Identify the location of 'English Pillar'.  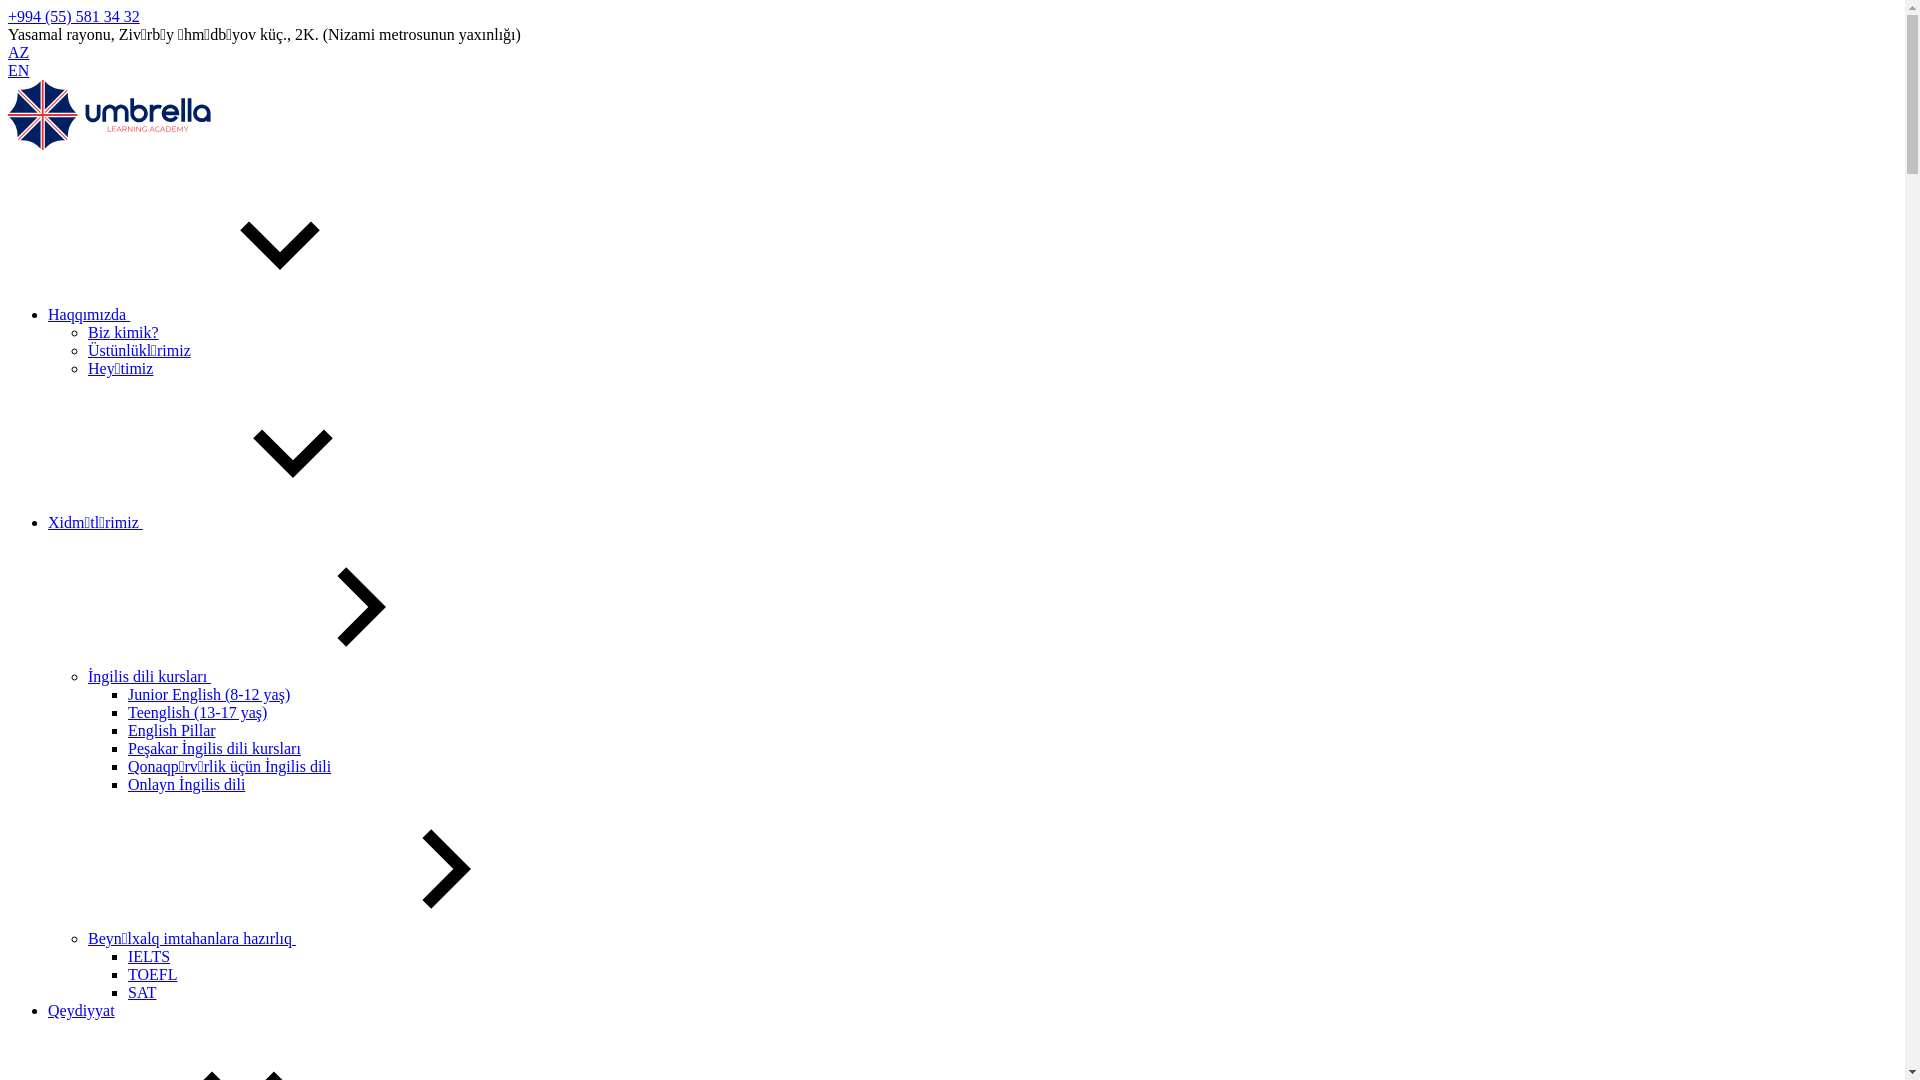
(172, 730).